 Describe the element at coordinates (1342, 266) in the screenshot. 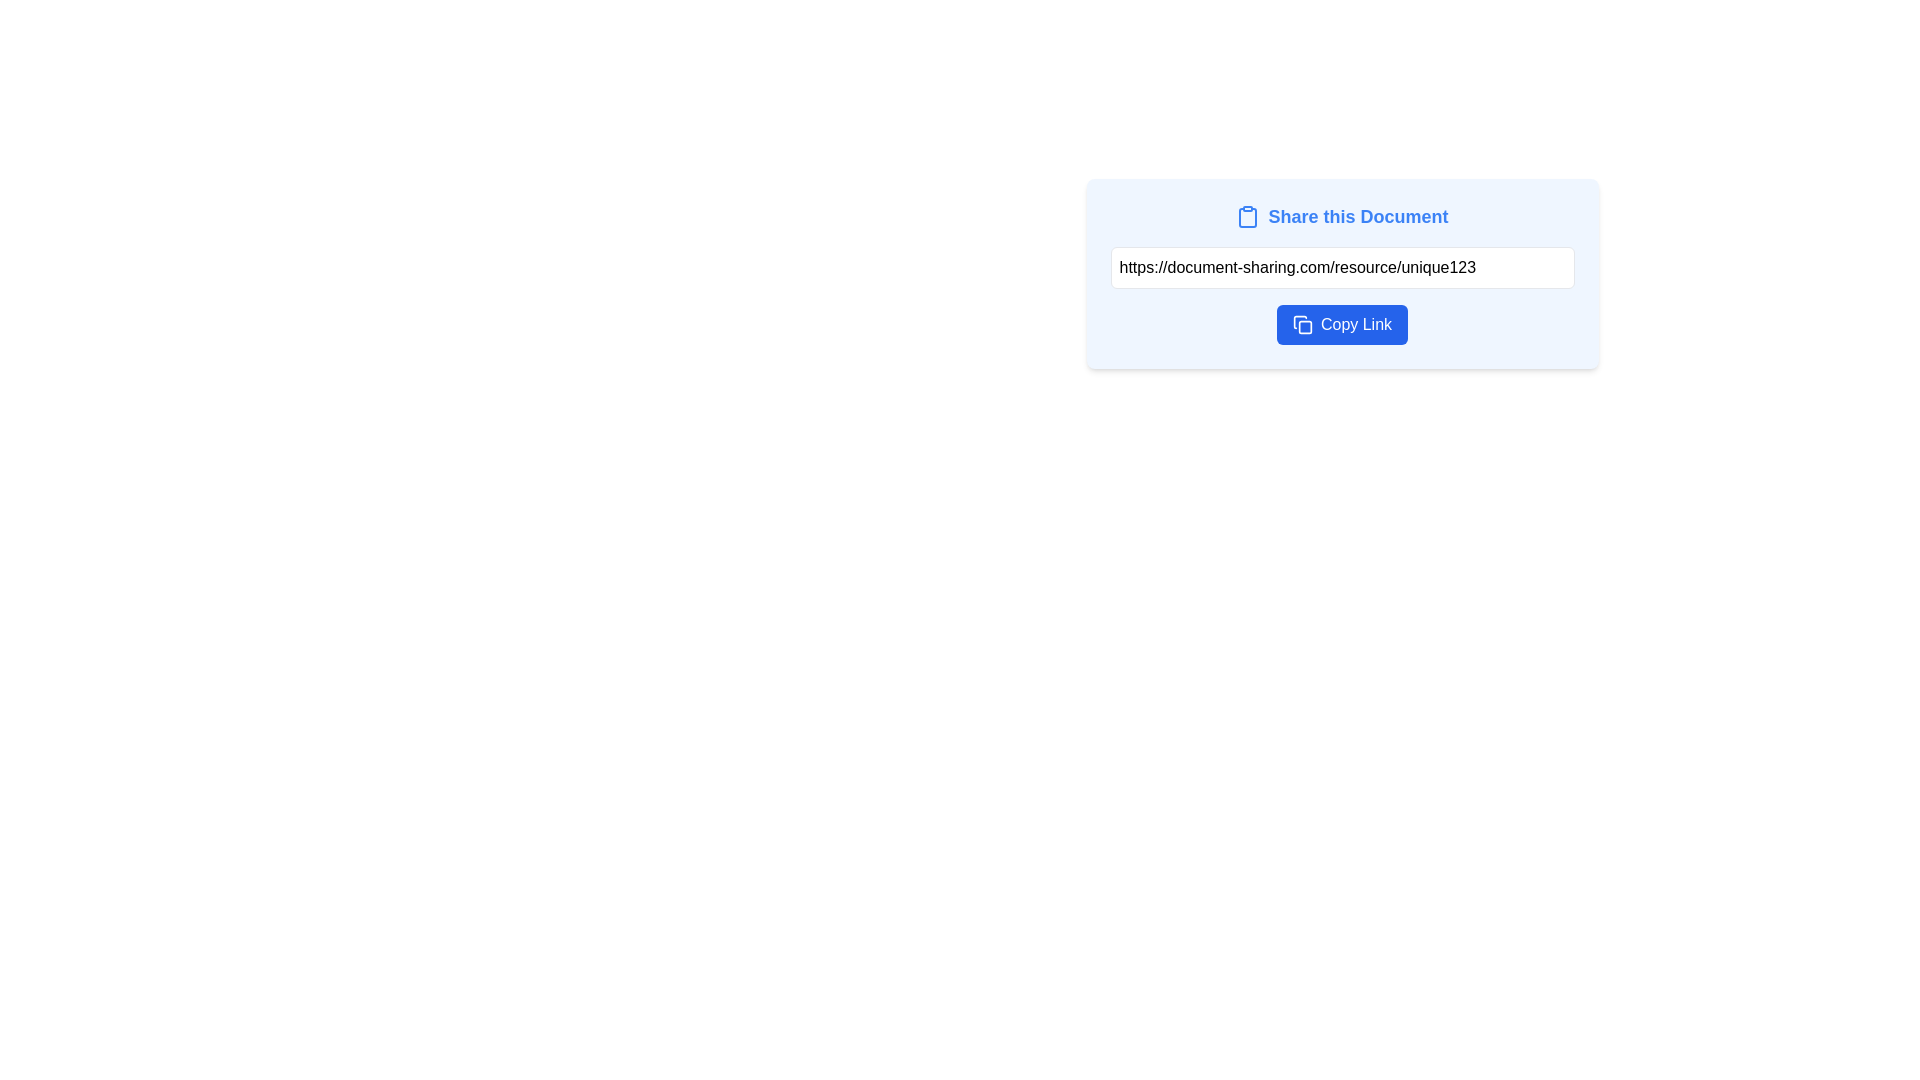

I see `the text input field containing the pre-filled URL 'https://document-sharing.com/resource/unique123' for context menu options` at that location.